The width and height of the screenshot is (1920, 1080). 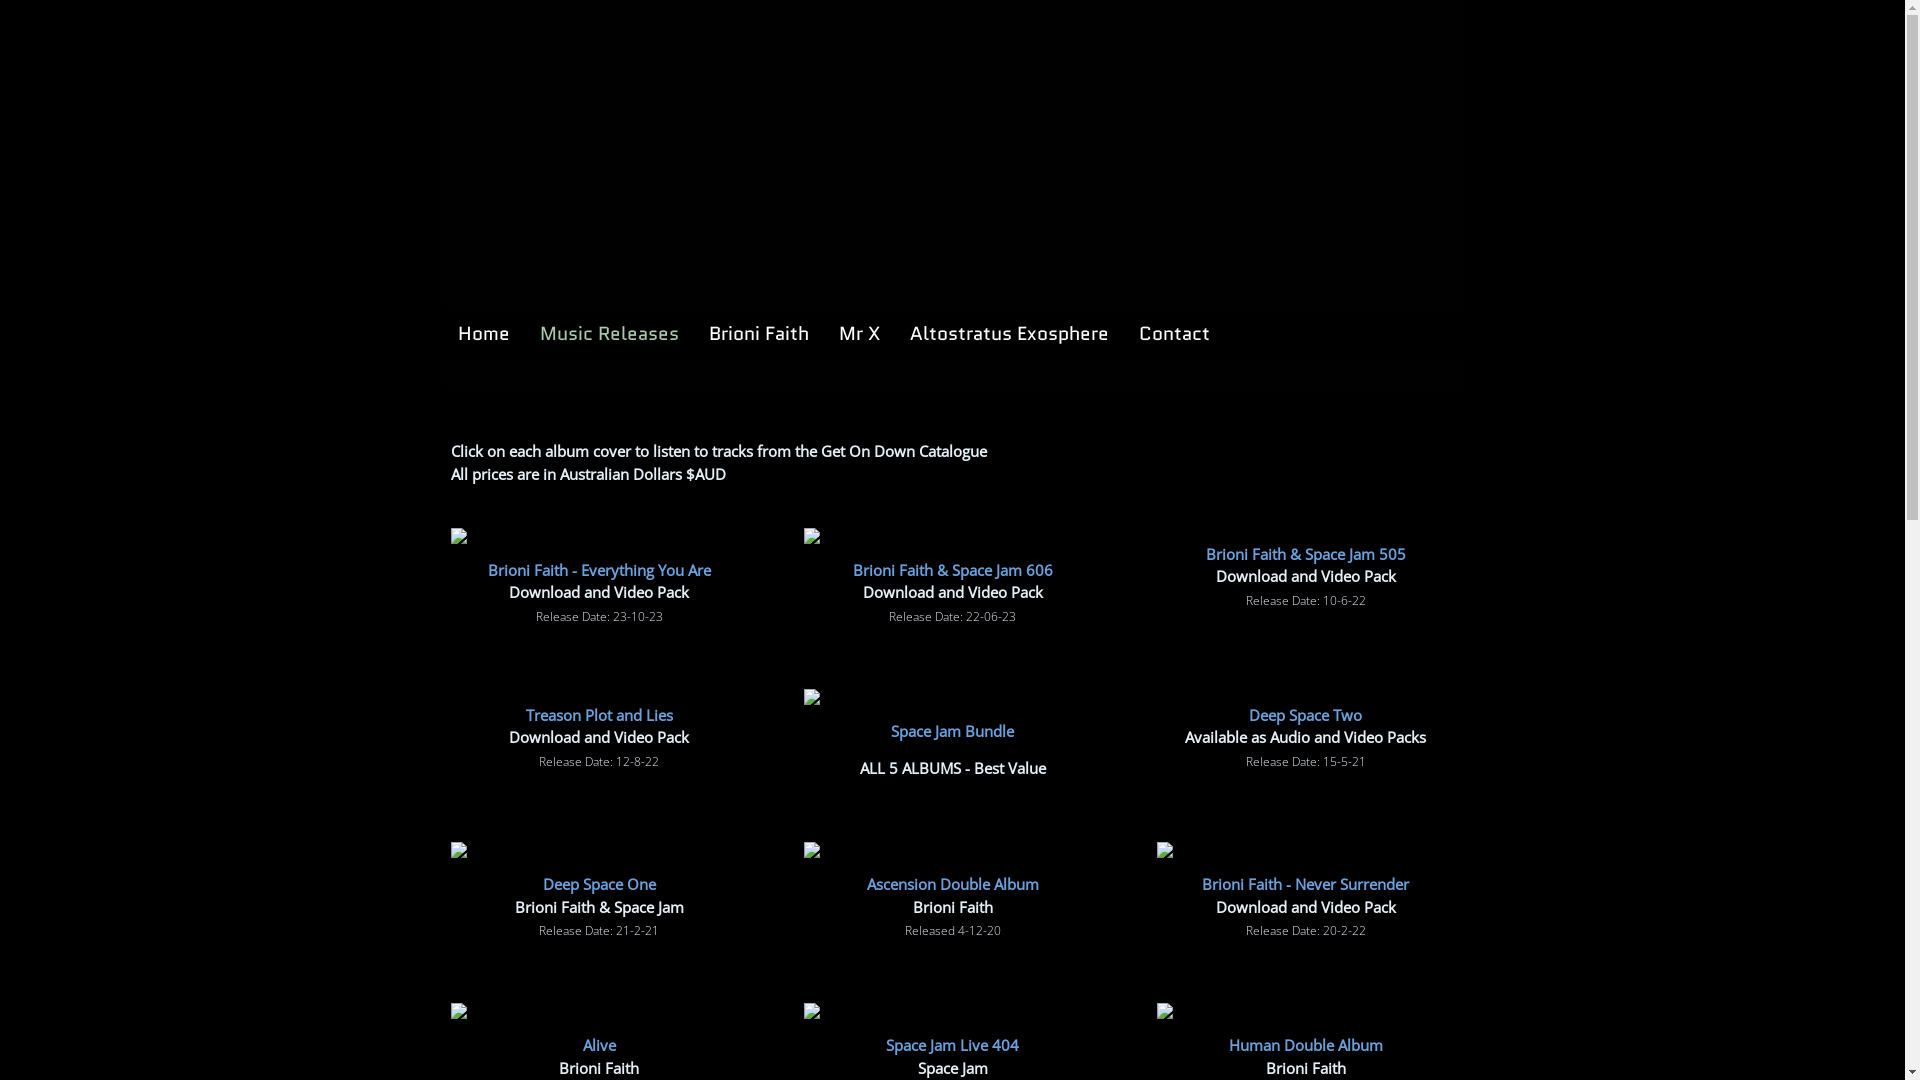 What do you see at coordinates (757, 333) in the screenshot?
I see `'Brioni Faith'` at bounding box center [757, 333].